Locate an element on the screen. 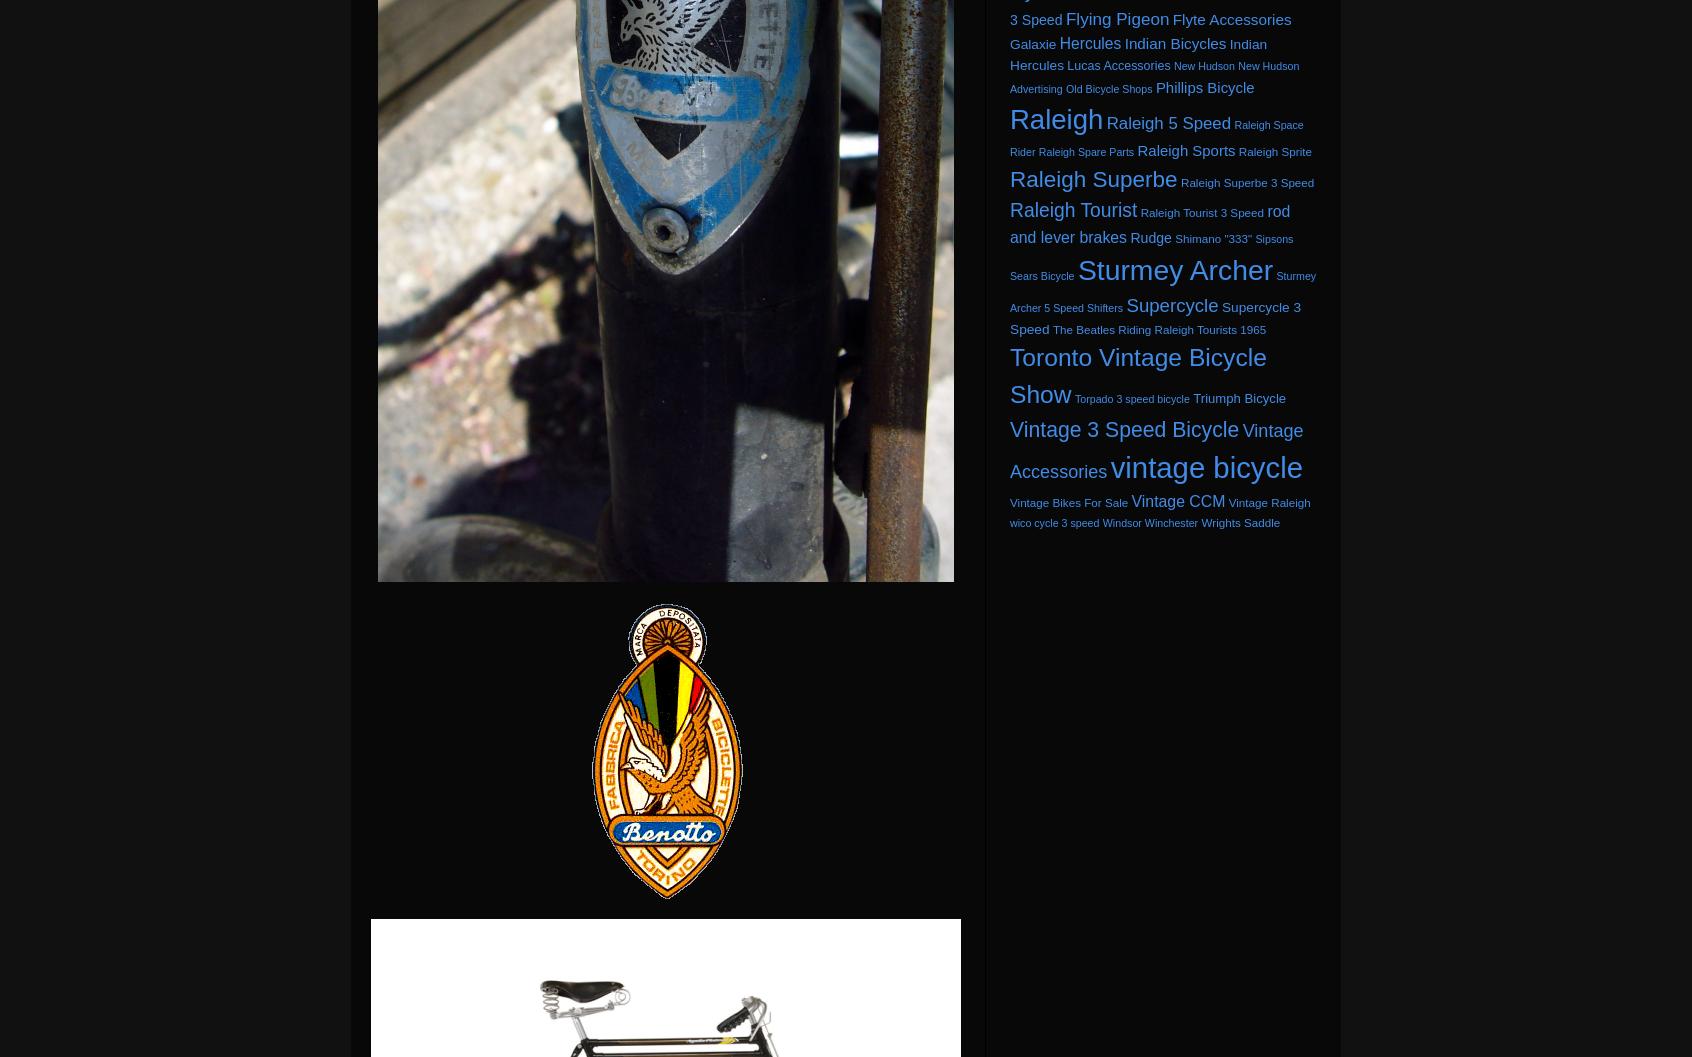 This screenshot has height=1057, width=1692. 'Vintage Accessories' is located at coordinates (1155, 450).